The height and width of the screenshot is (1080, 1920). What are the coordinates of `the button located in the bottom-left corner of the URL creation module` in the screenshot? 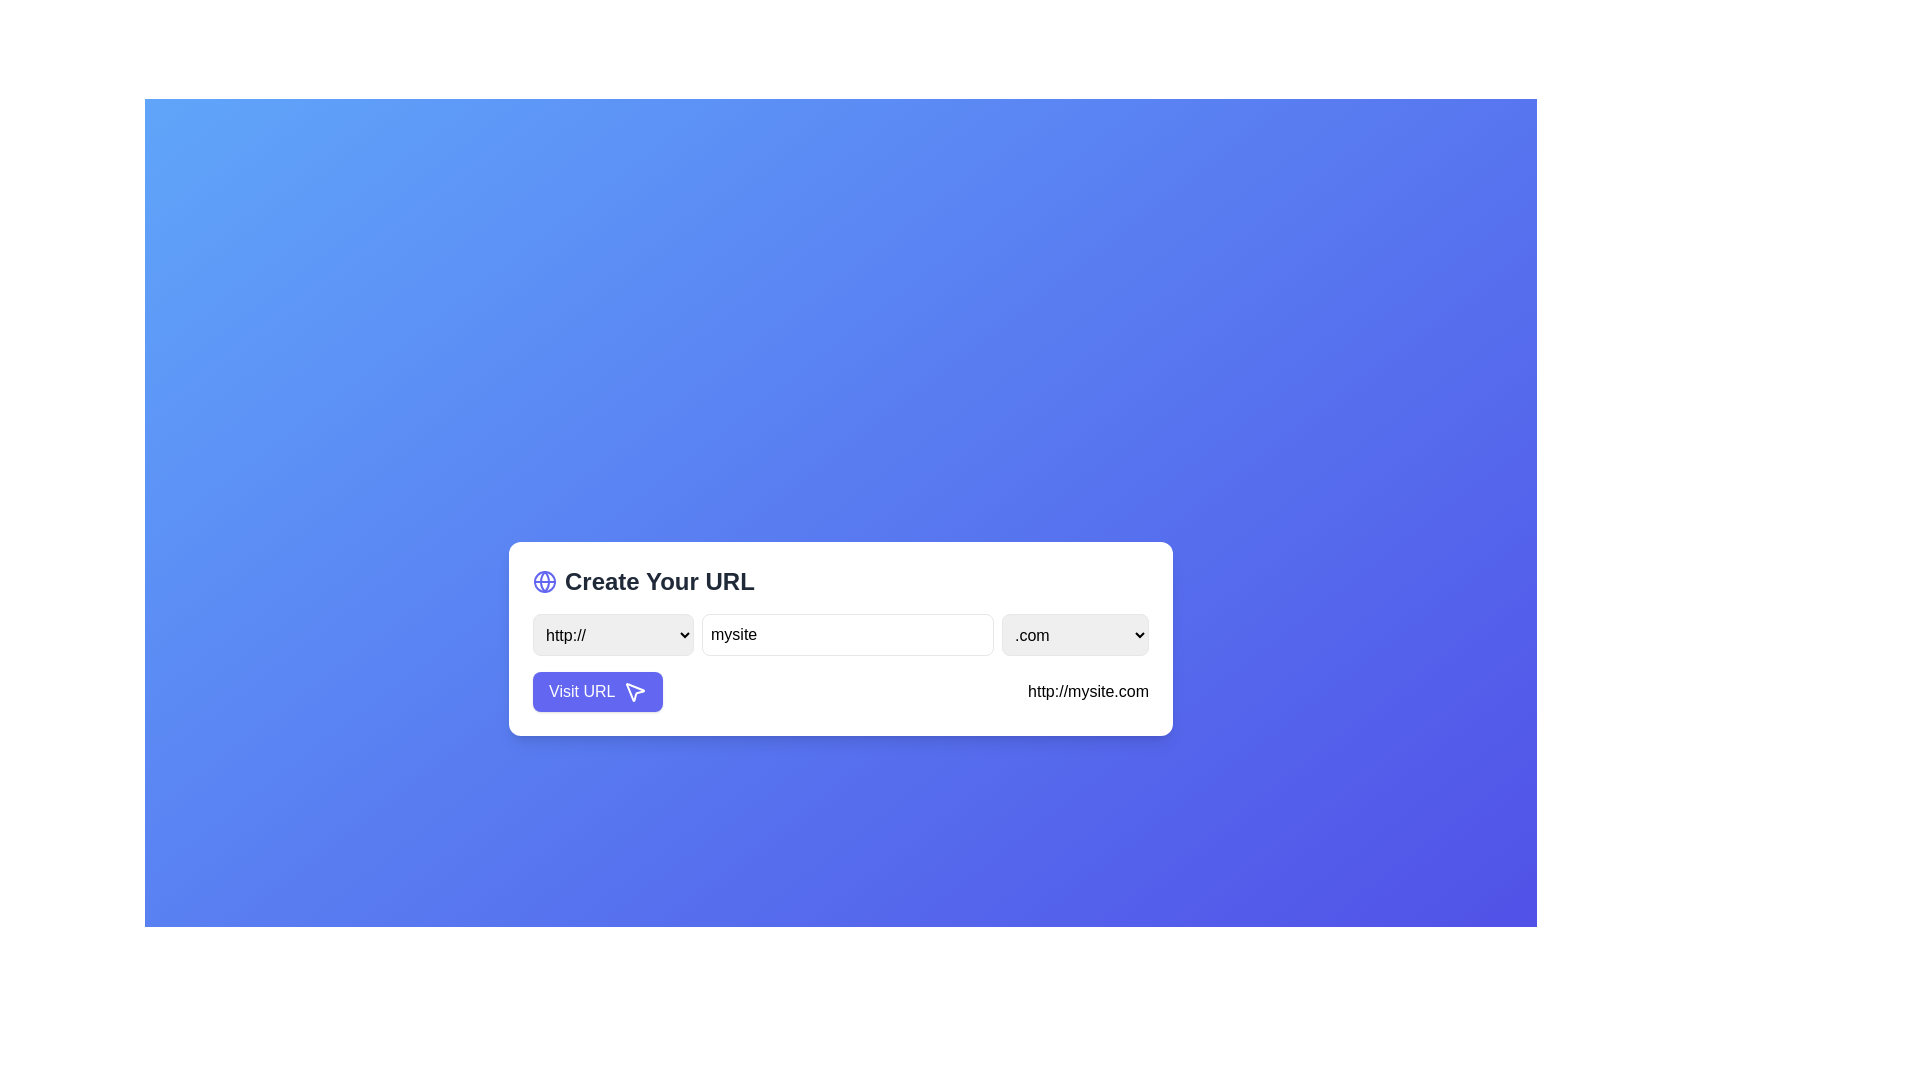 It's located at (597, 690).